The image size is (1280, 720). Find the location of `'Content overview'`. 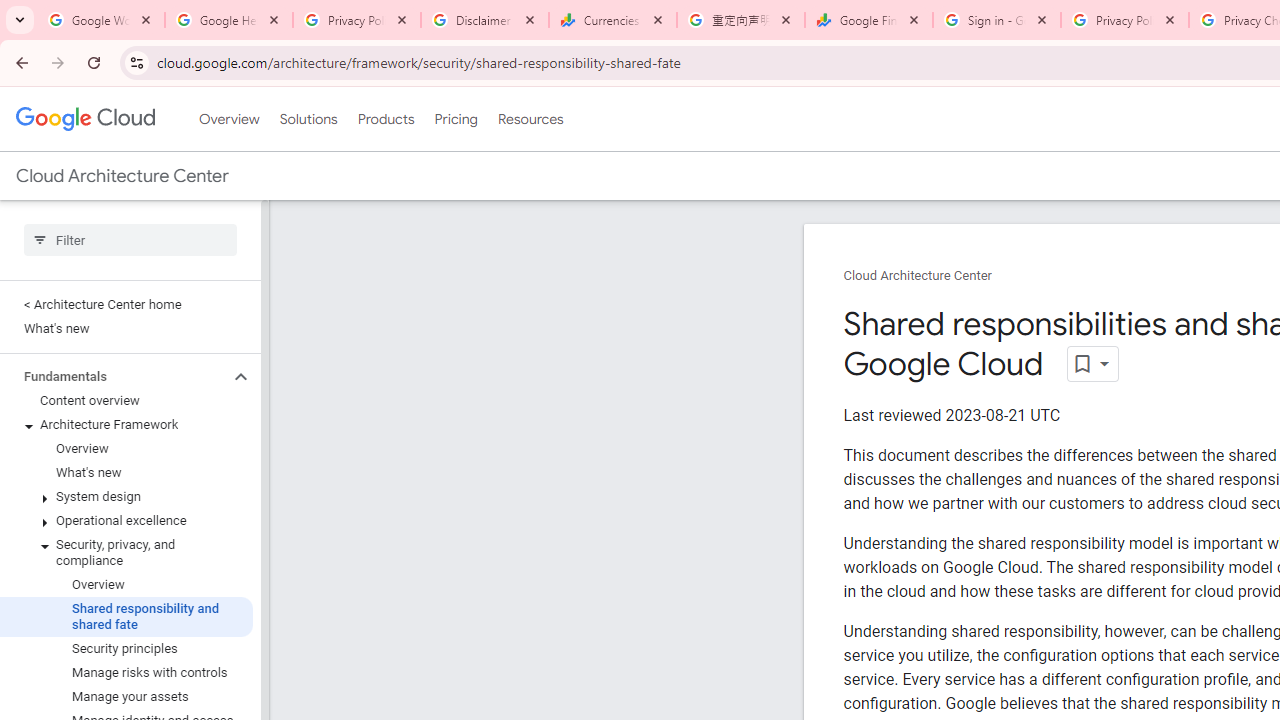

'Content overview' is located at coordinates (125, 401).